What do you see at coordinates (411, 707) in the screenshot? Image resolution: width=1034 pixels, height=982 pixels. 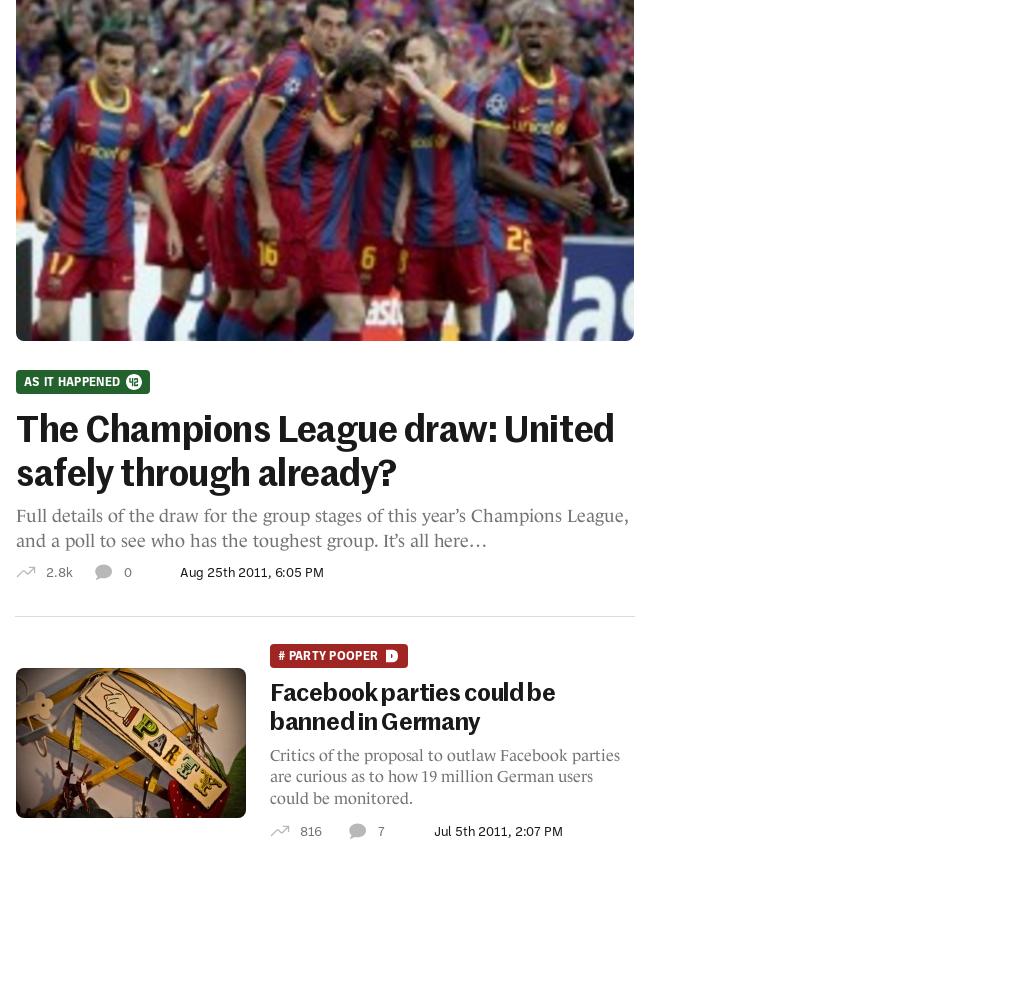 I see `'Facebook parties could be banned in Germany'` at bounding box center [411, 707].